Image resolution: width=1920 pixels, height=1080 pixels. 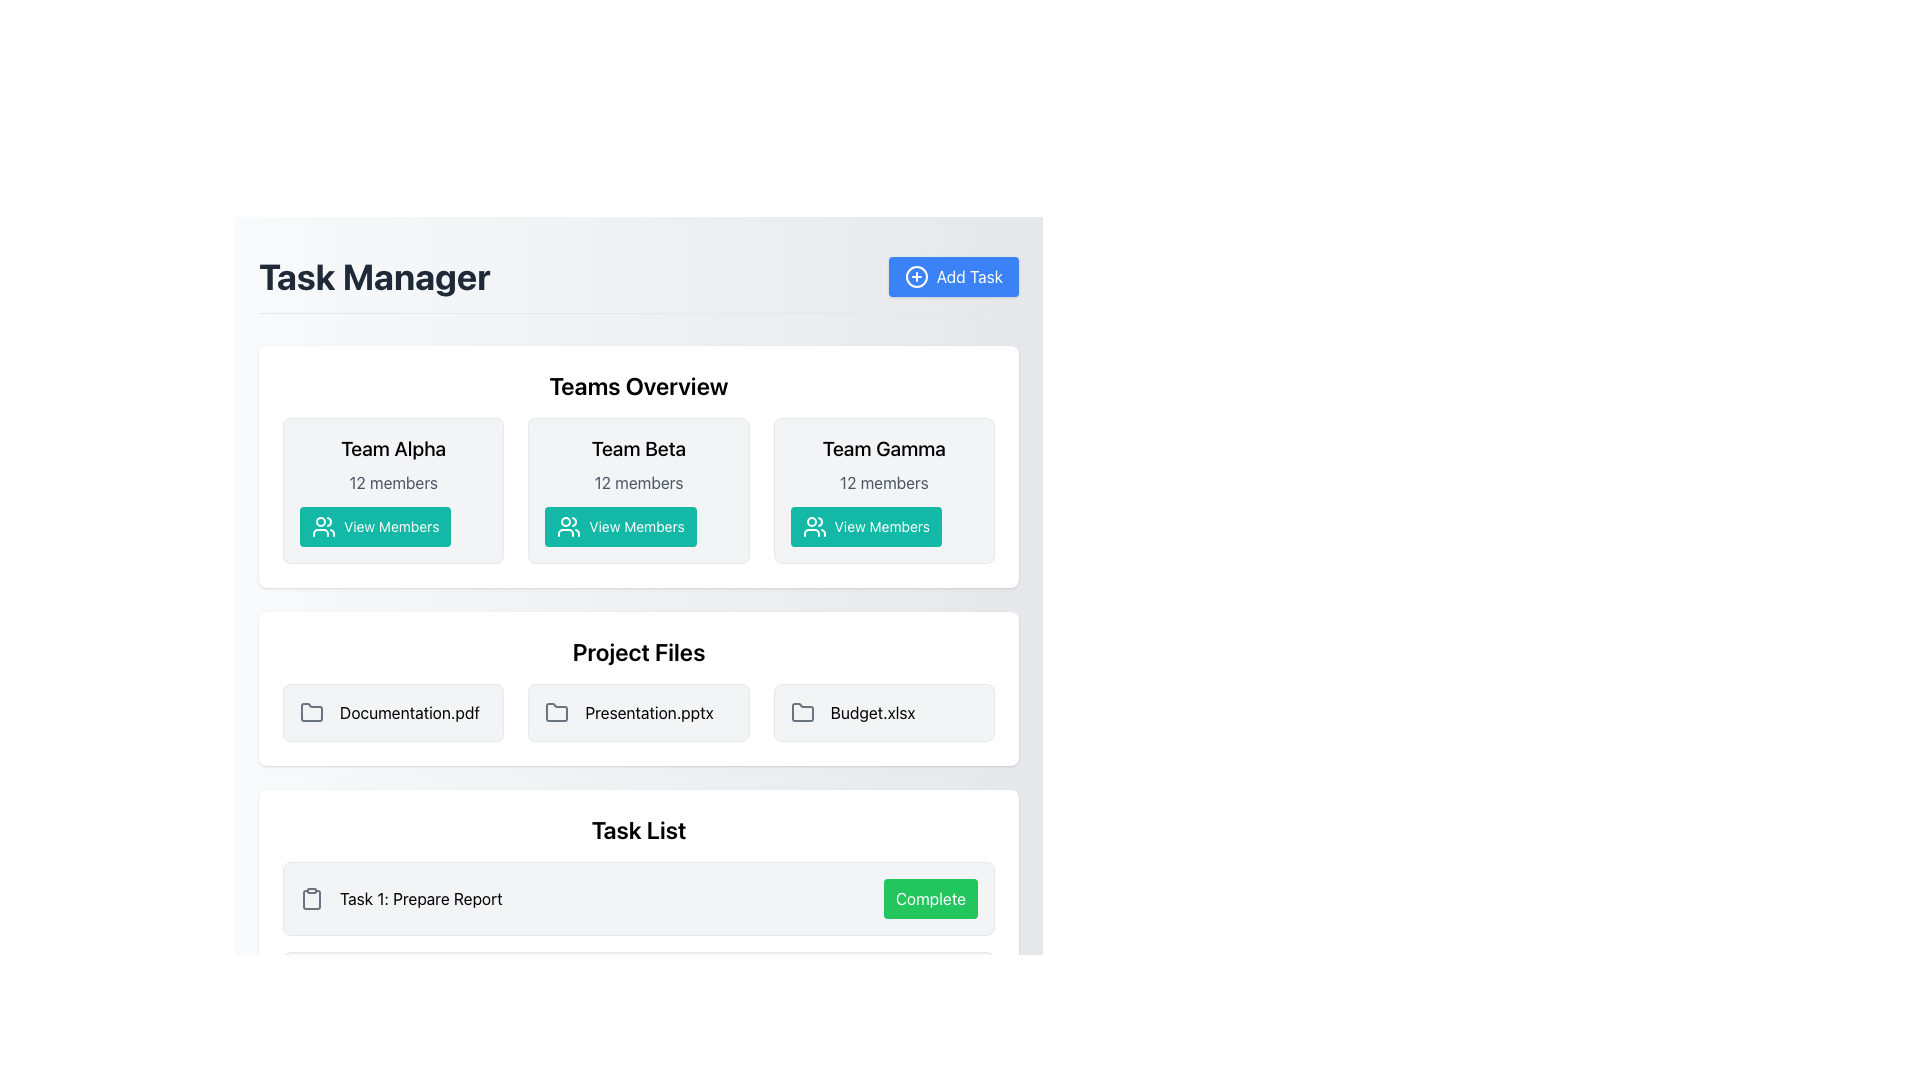 What do you see at coordinates (649, 712) in the screenshot?
I see `the static text element displaying 'Presentation.pptx', which is centrally aligned within a card-like UI component in the 'Project Files' section` at bounding box center [649, 712].